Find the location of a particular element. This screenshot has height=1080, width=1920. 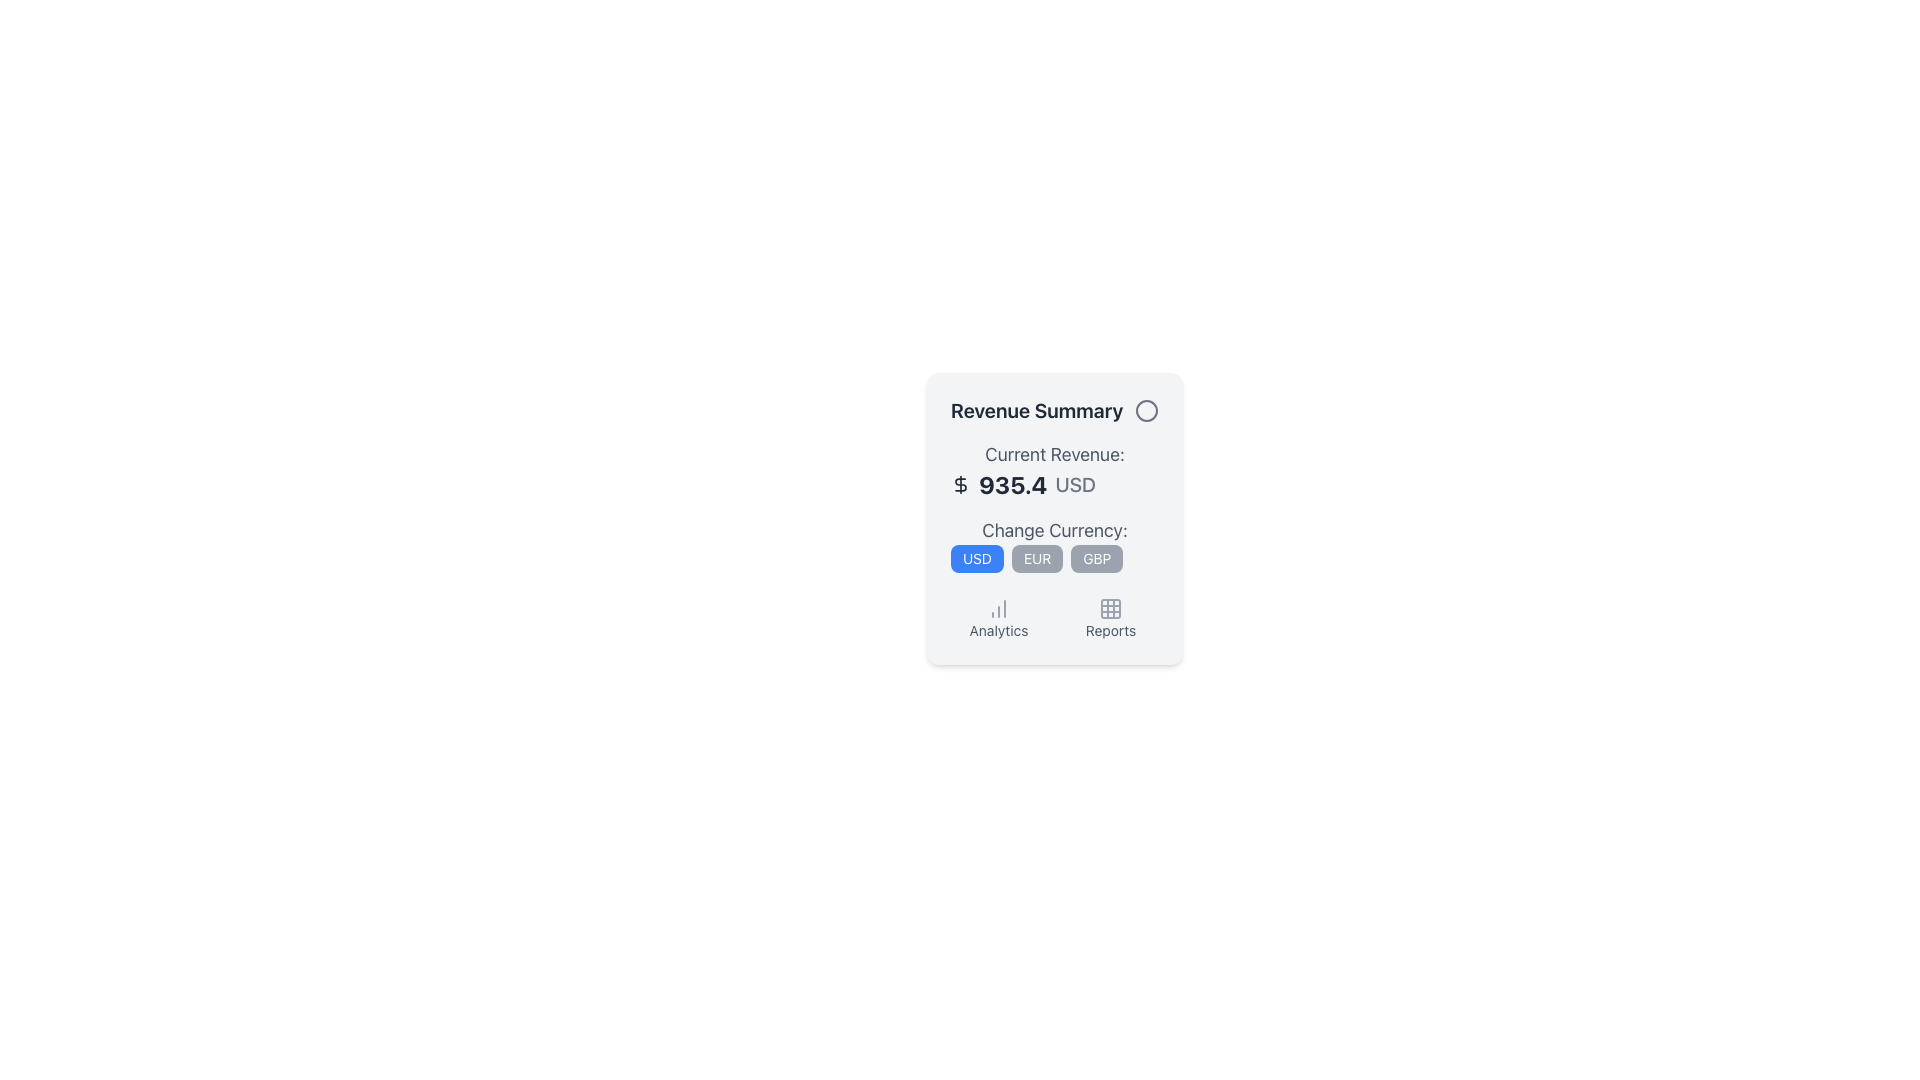

the text label displaying 'Change Currency:' which is located at the center of the card component, above the currency options is located at coordinates (1054, 530).